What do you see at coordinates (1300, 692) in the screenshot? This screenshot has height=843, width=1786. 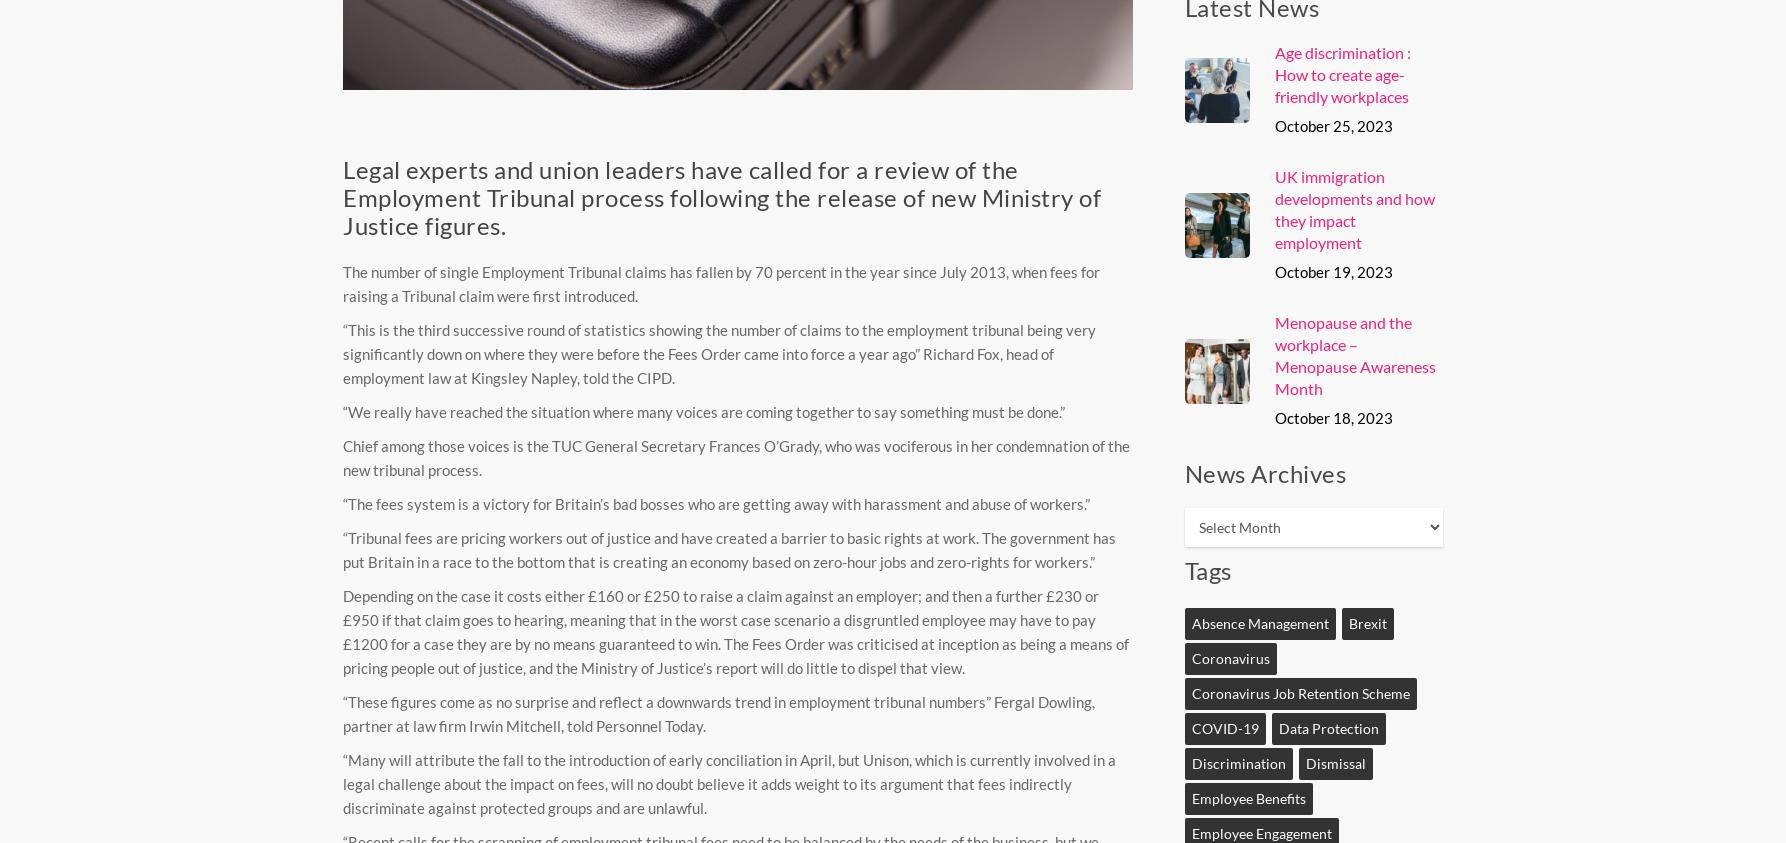 I see `'Coronavirus Job Retention Scheme'` at bounding box center [1300, 692].